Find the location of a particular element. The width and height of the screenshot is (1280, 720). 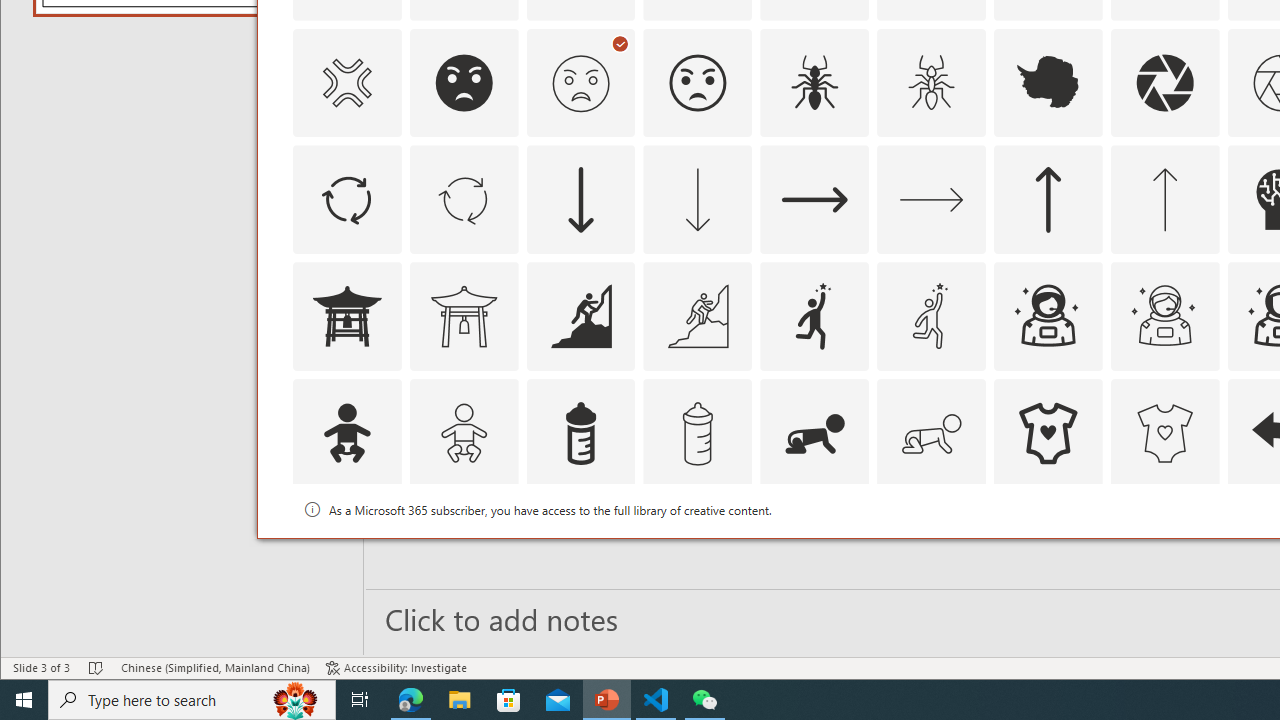

'AutomationID: Icons_Baby_M' is located at coordinates (463, 433).